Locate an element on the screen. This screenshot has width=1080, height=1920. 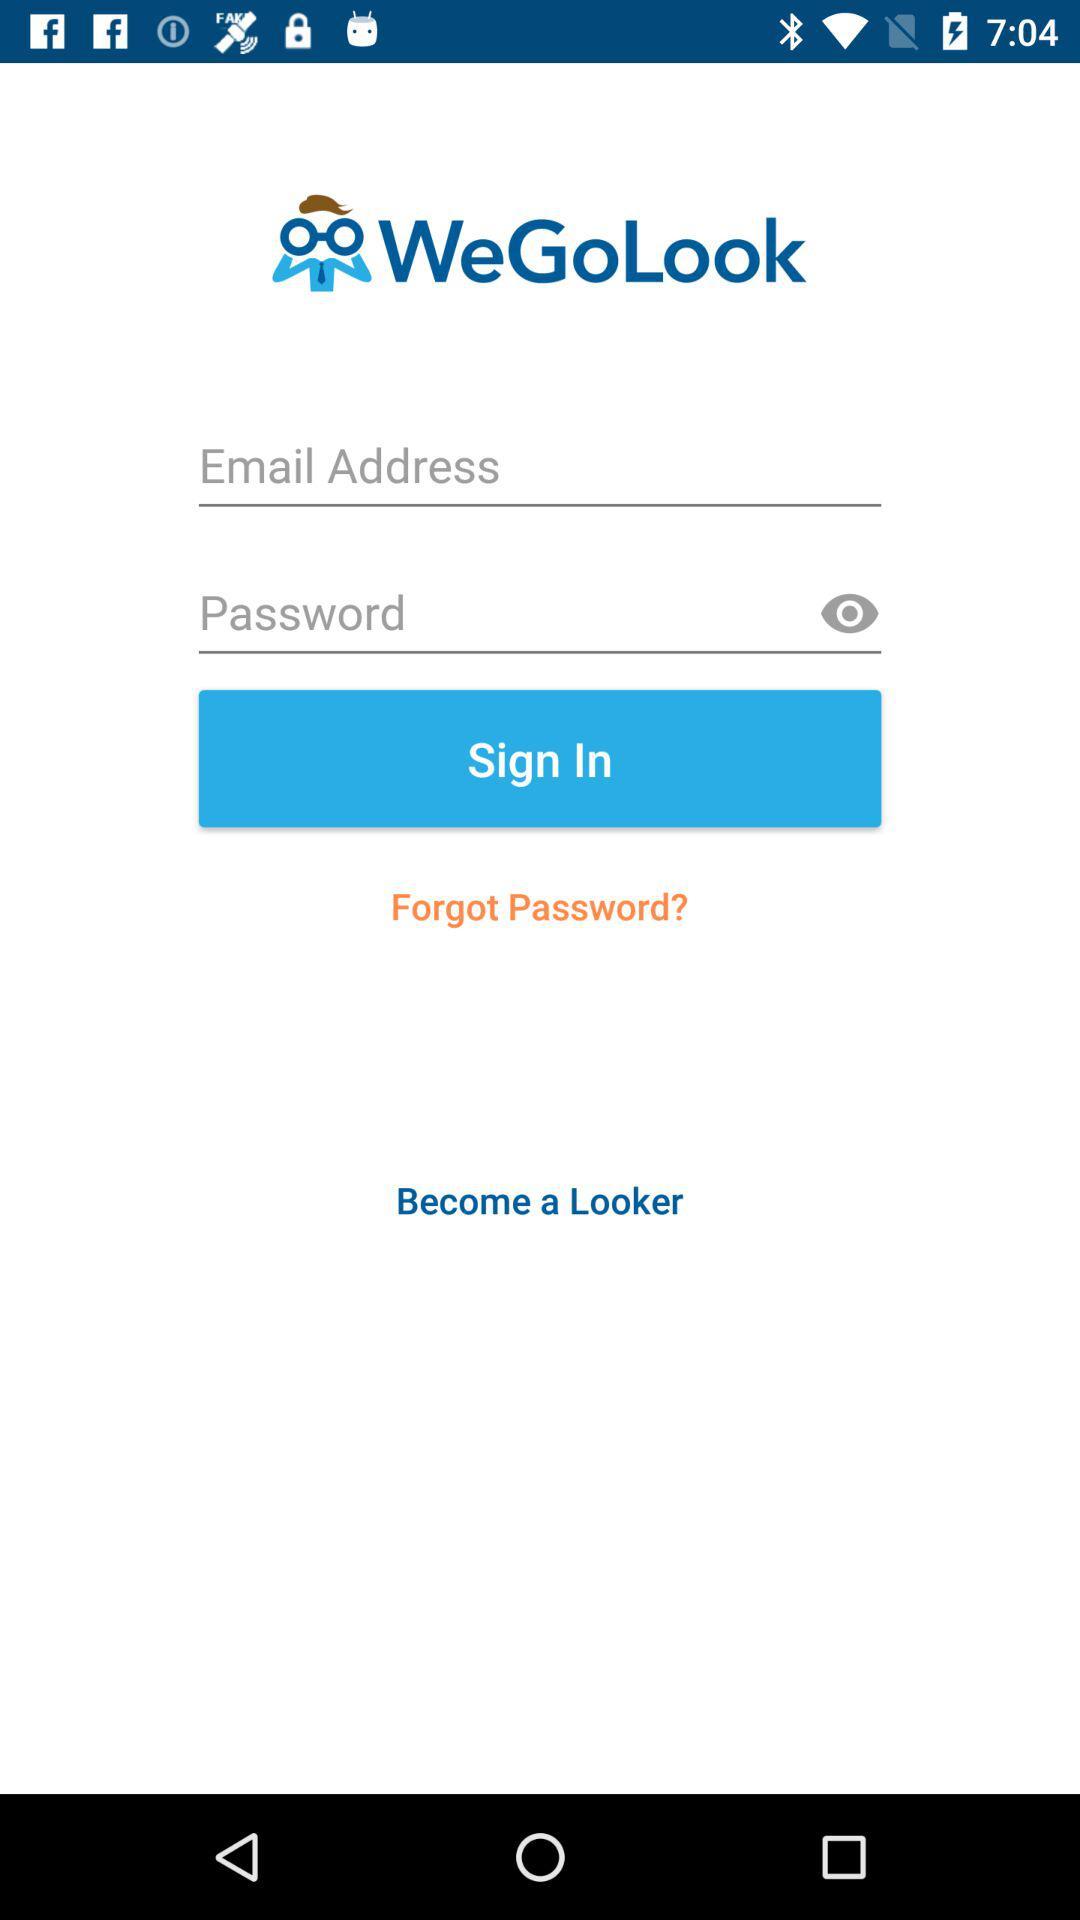
the password is located at coordinates (540, 613).